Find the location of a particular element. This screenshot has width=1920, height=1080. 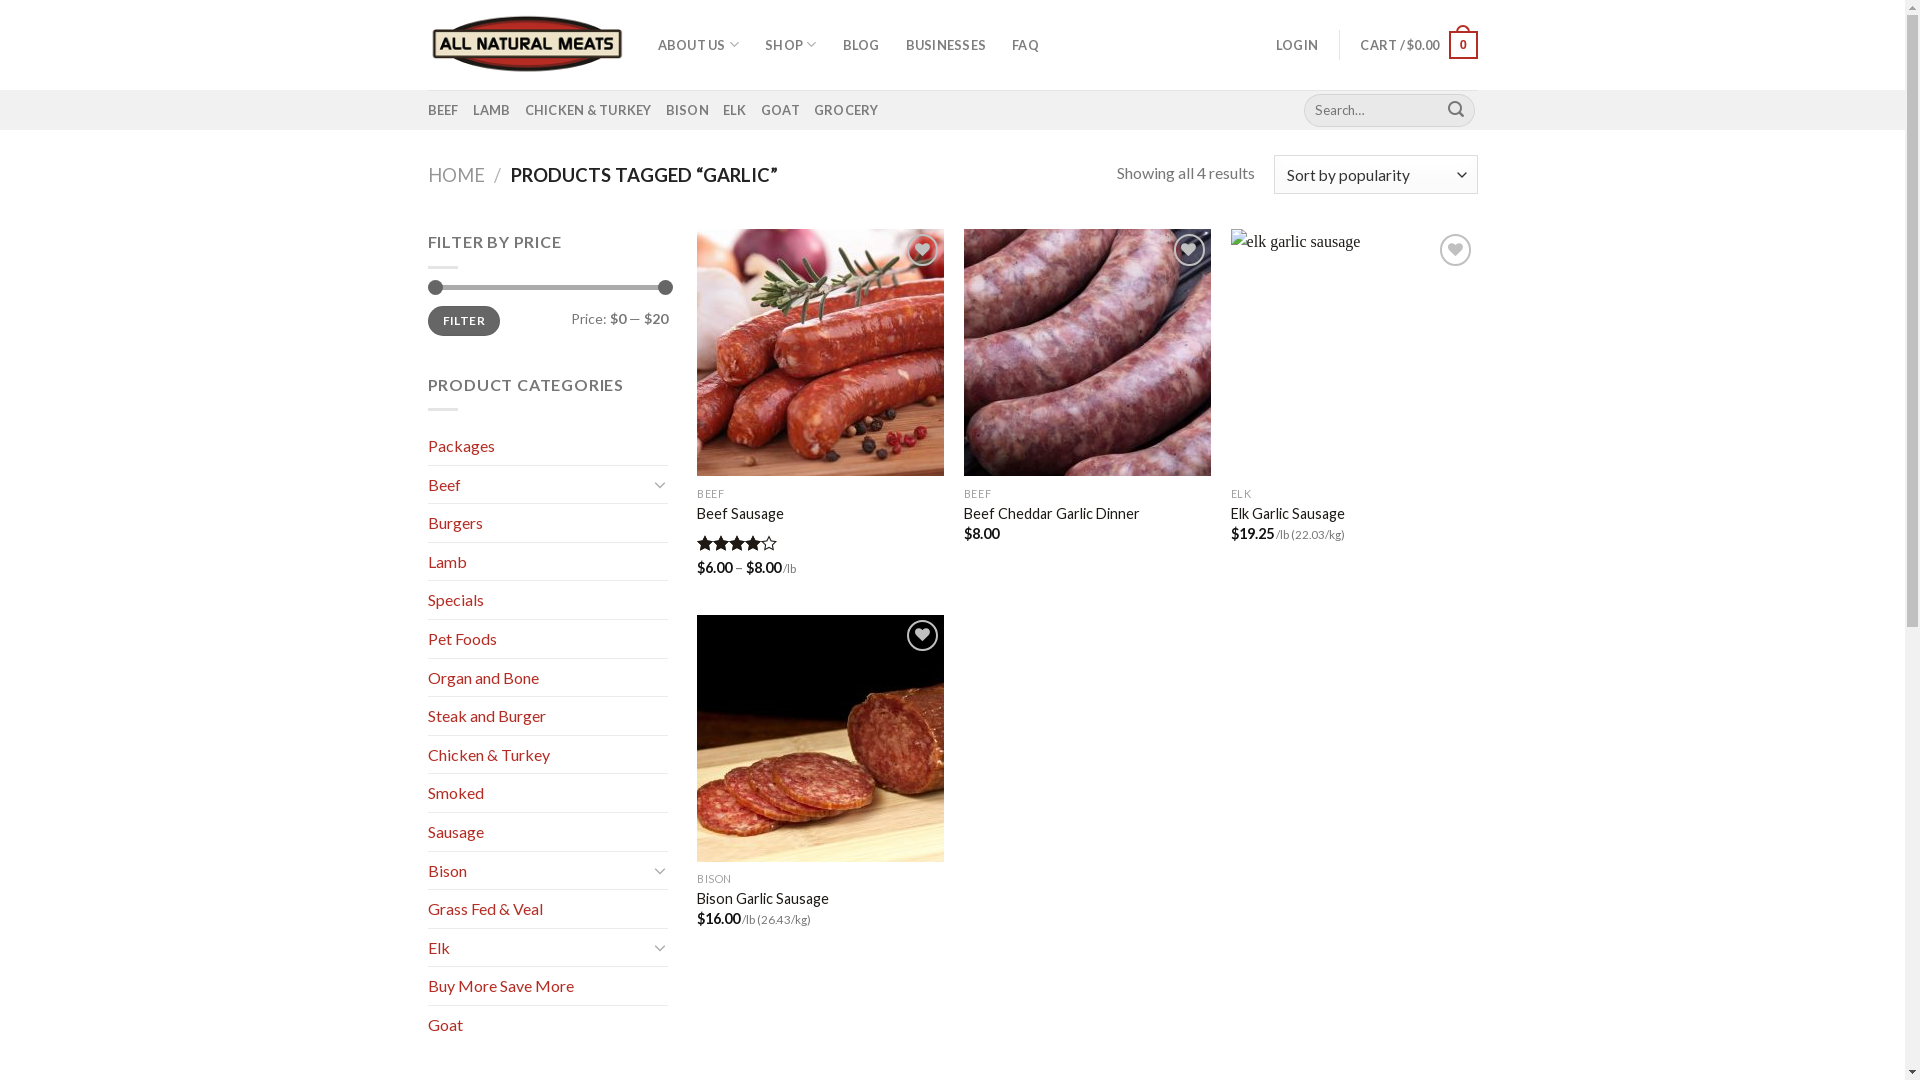

'Packages' is located at coordinates (547, 445).